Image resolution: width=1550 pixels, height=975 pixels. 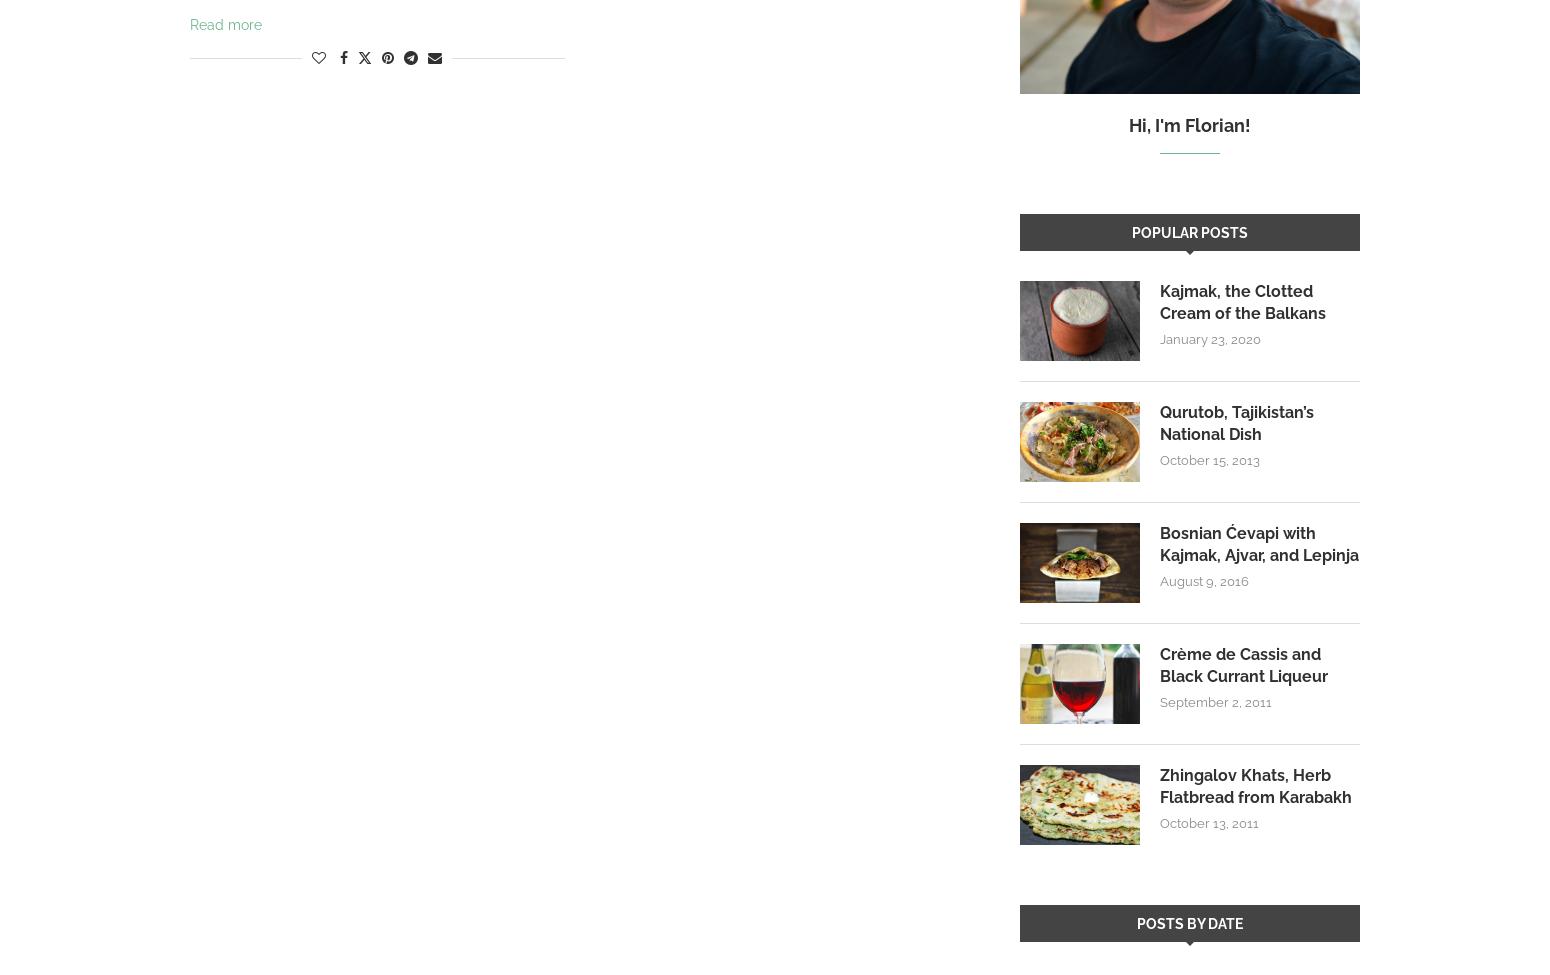 I want to click on 'Bosnian Ćevapi with Kajmak, Ajvar, and Lepinja', so click(x=1258, y=542).